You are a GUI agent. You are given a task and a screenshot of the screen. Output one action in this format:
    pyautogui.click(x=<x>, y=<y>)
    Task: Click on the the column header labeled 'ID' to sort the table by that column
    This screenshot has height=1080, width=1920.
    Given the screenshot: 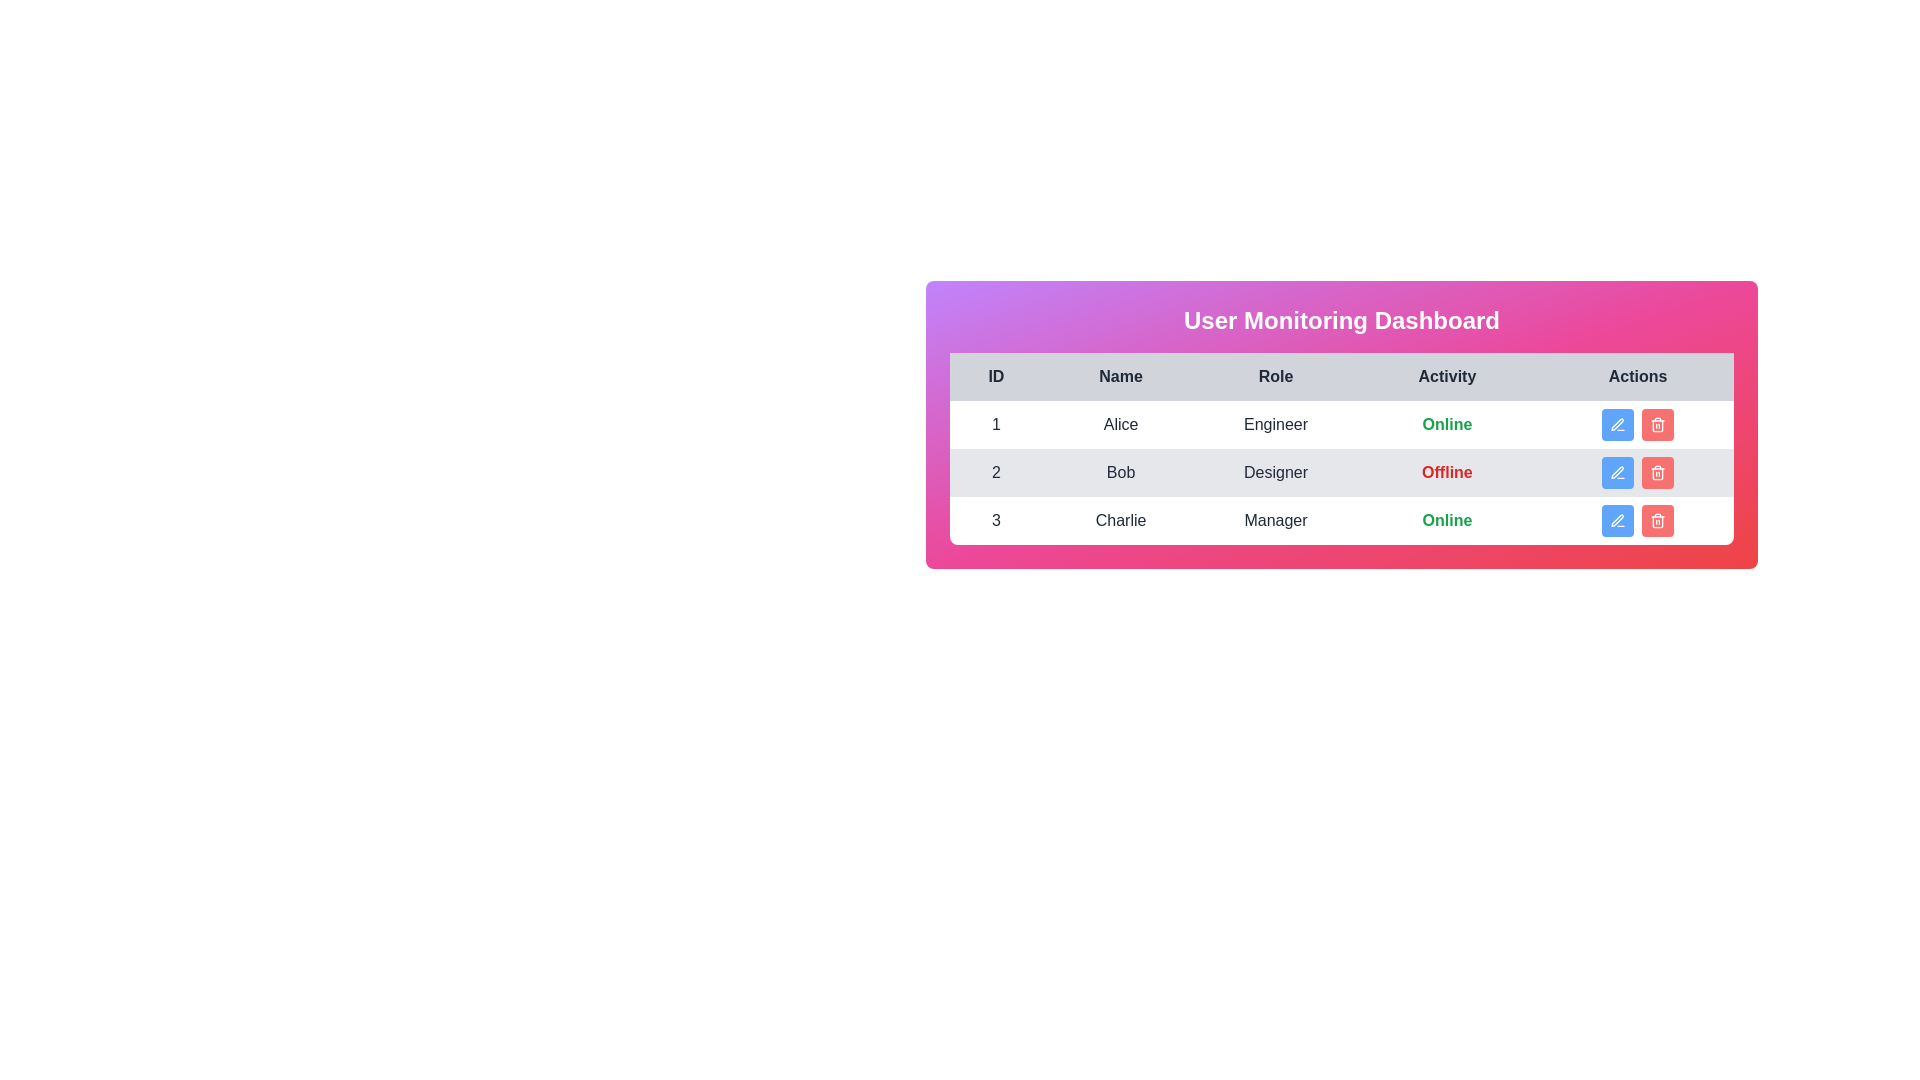 What is the action you would take?
    pyautogui.click(x=996, y=377)
    